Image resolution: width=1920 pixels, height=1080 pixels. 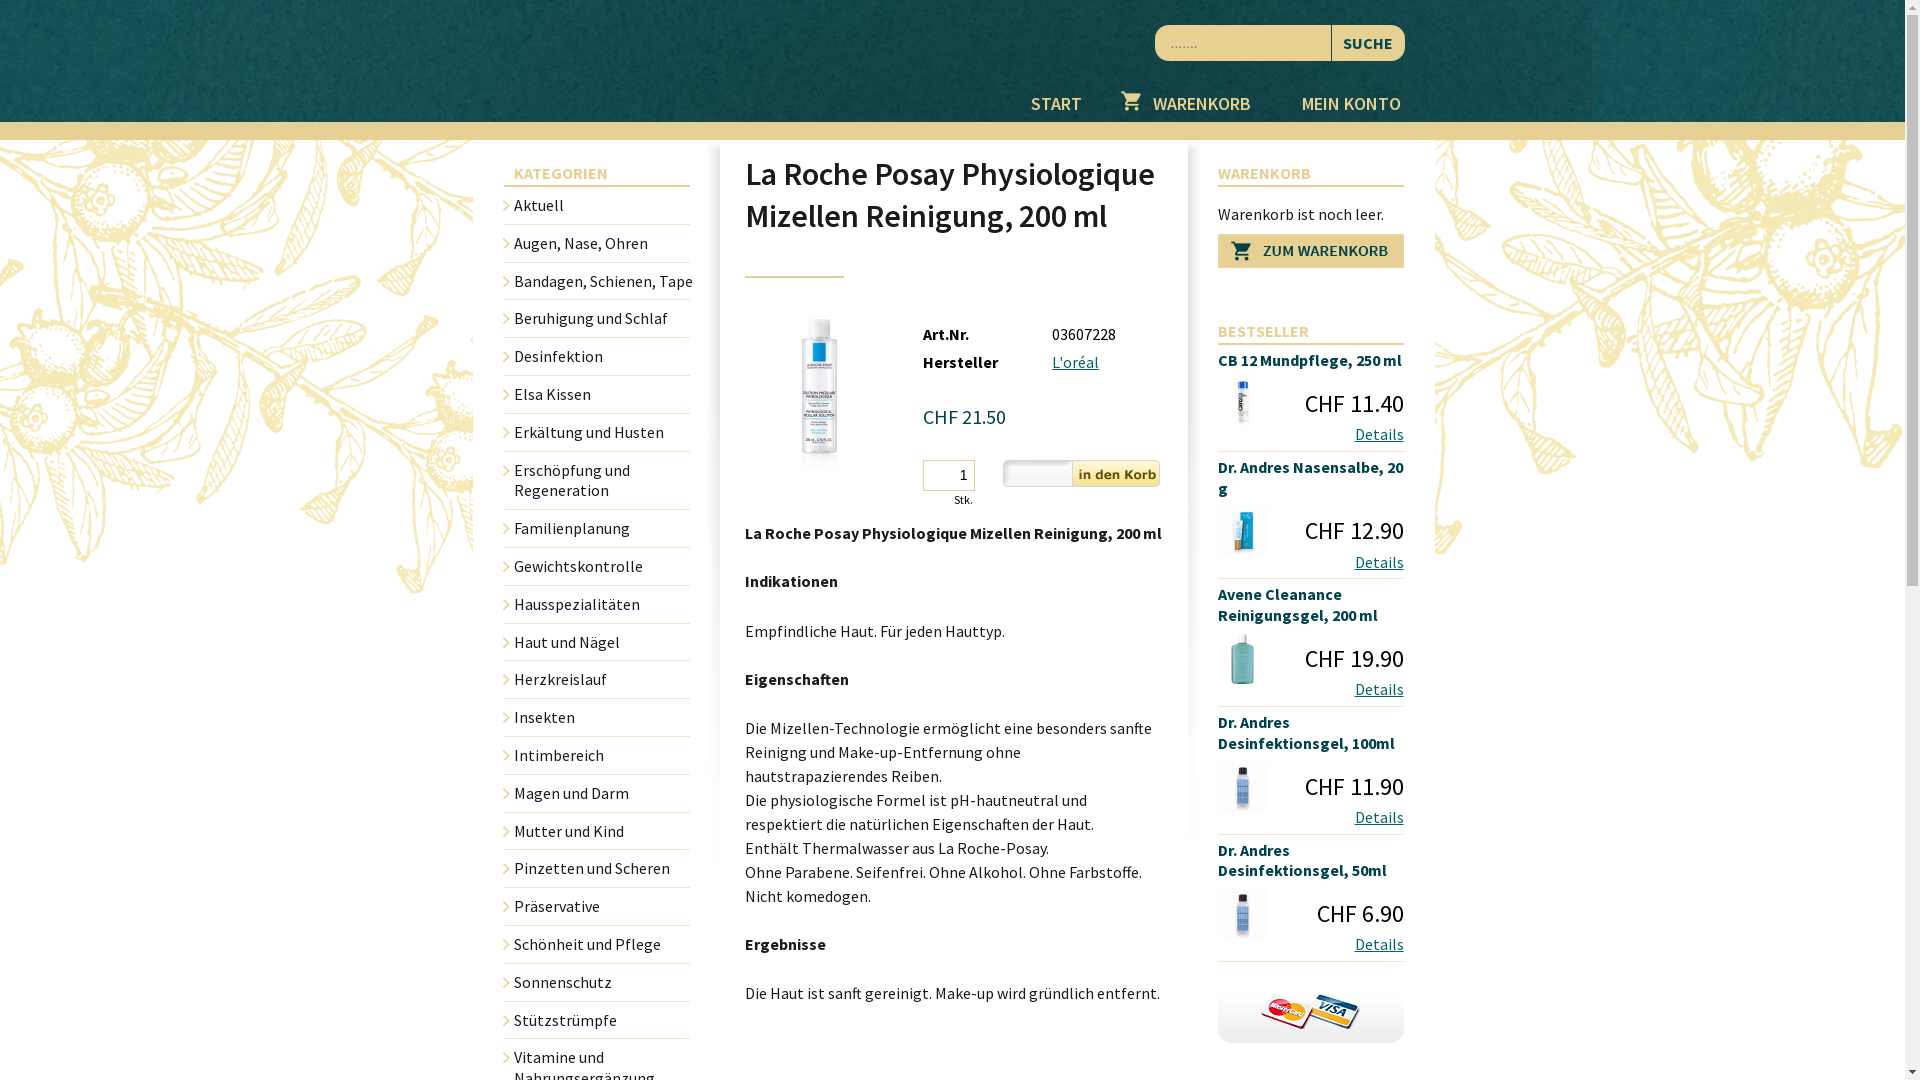 I want to click on 'Magen und Darm', so click(x=600, y=792).